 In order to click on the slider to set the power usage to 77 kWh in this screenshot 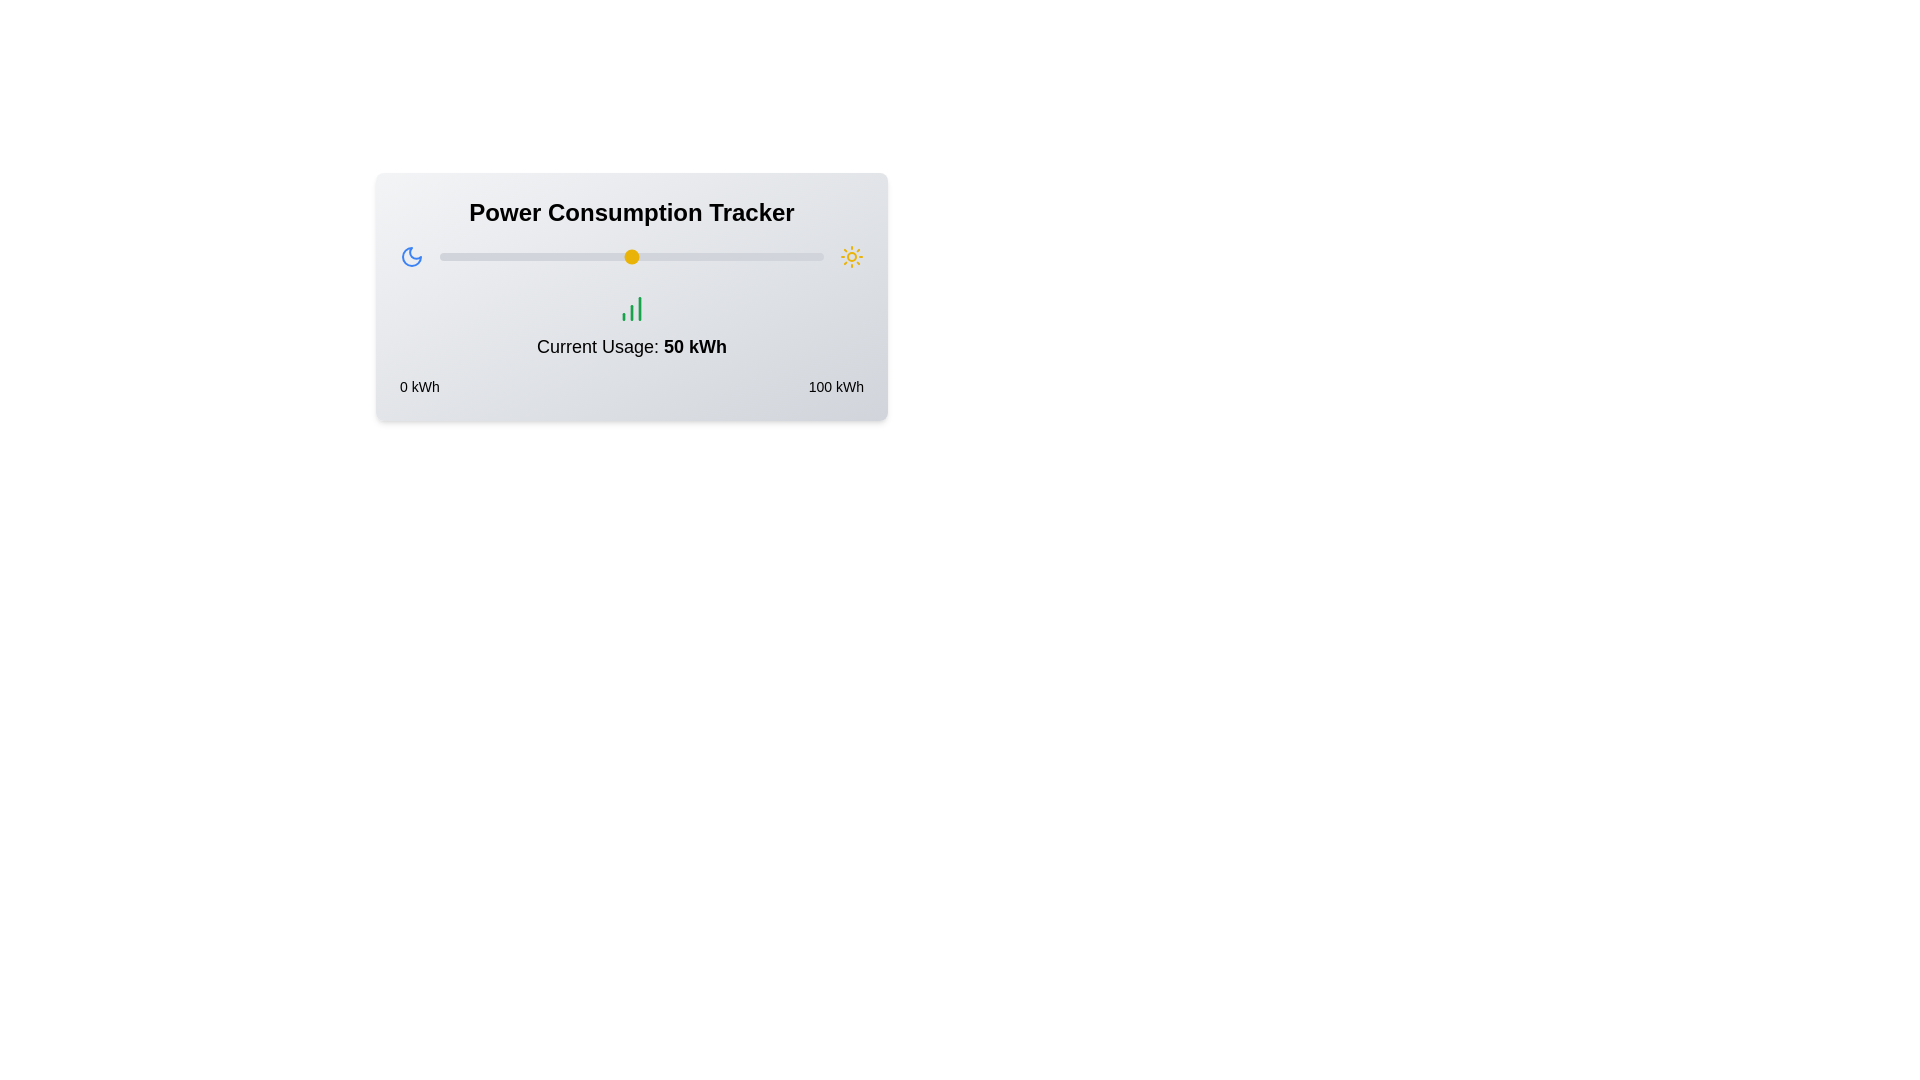, I will do `click(734, 256)`.